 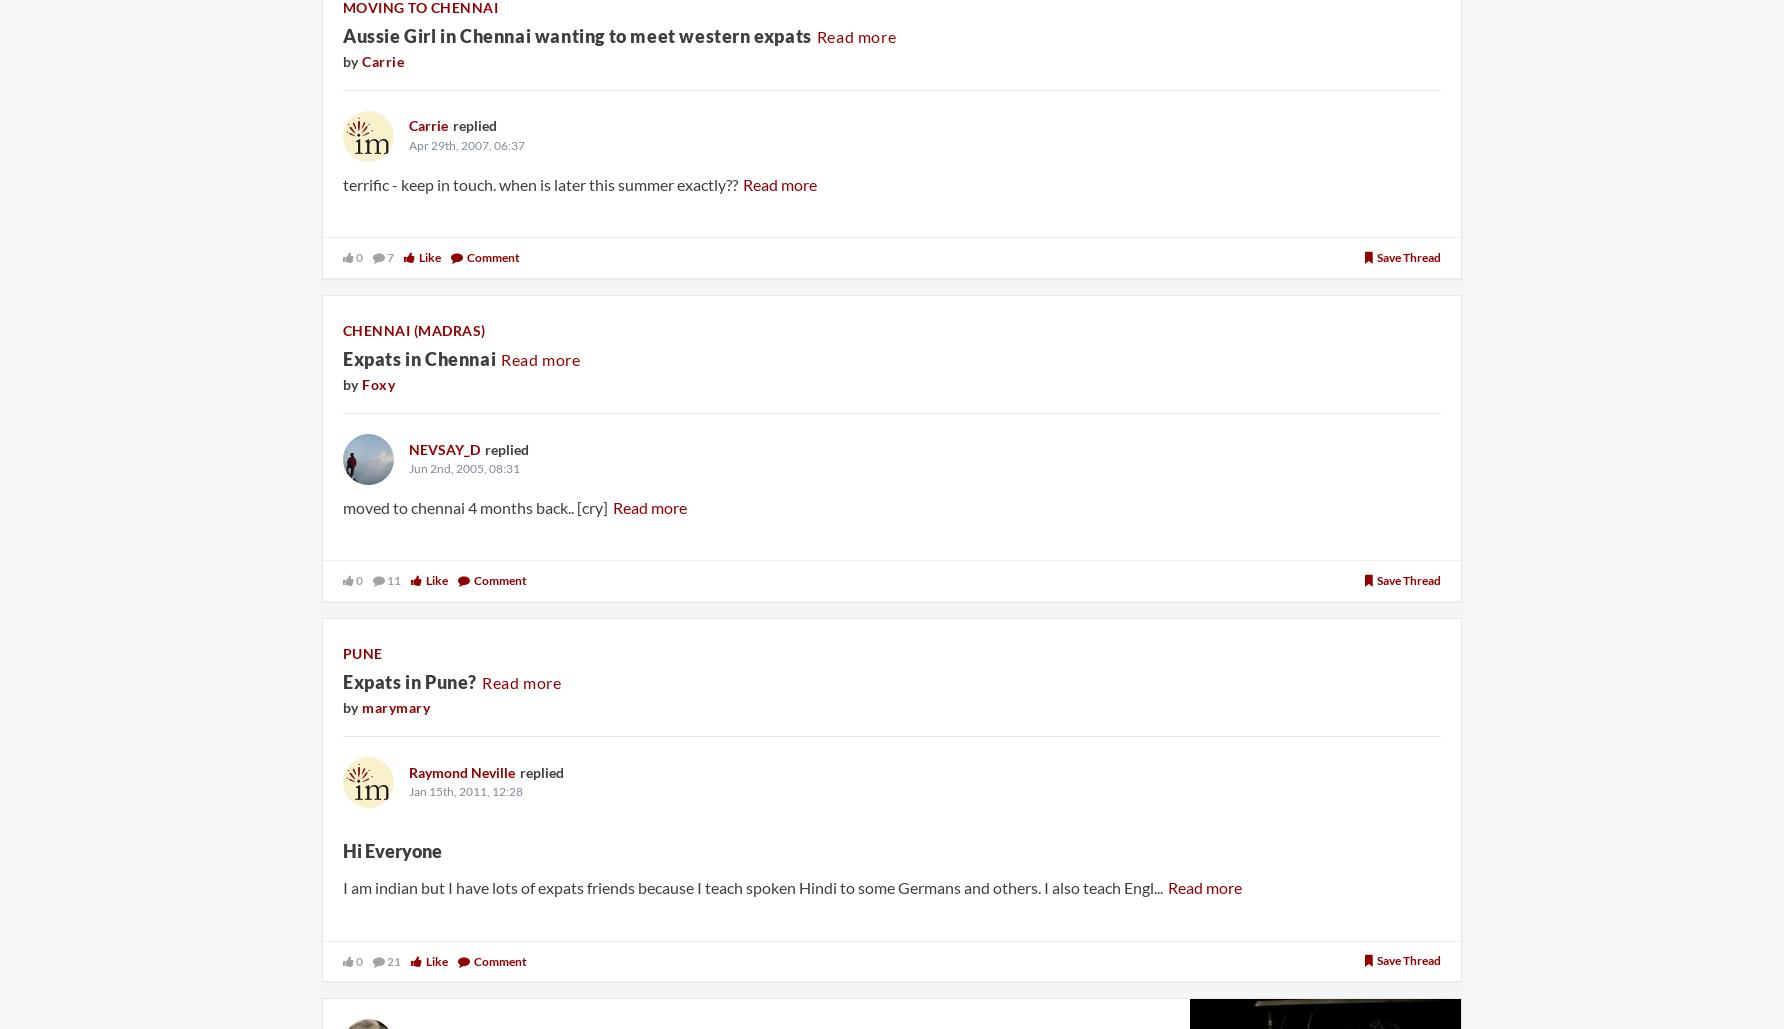 I want to click on 'Aussie Girl in Chennai wanting to meet western expats', so click(x=575, y=34).